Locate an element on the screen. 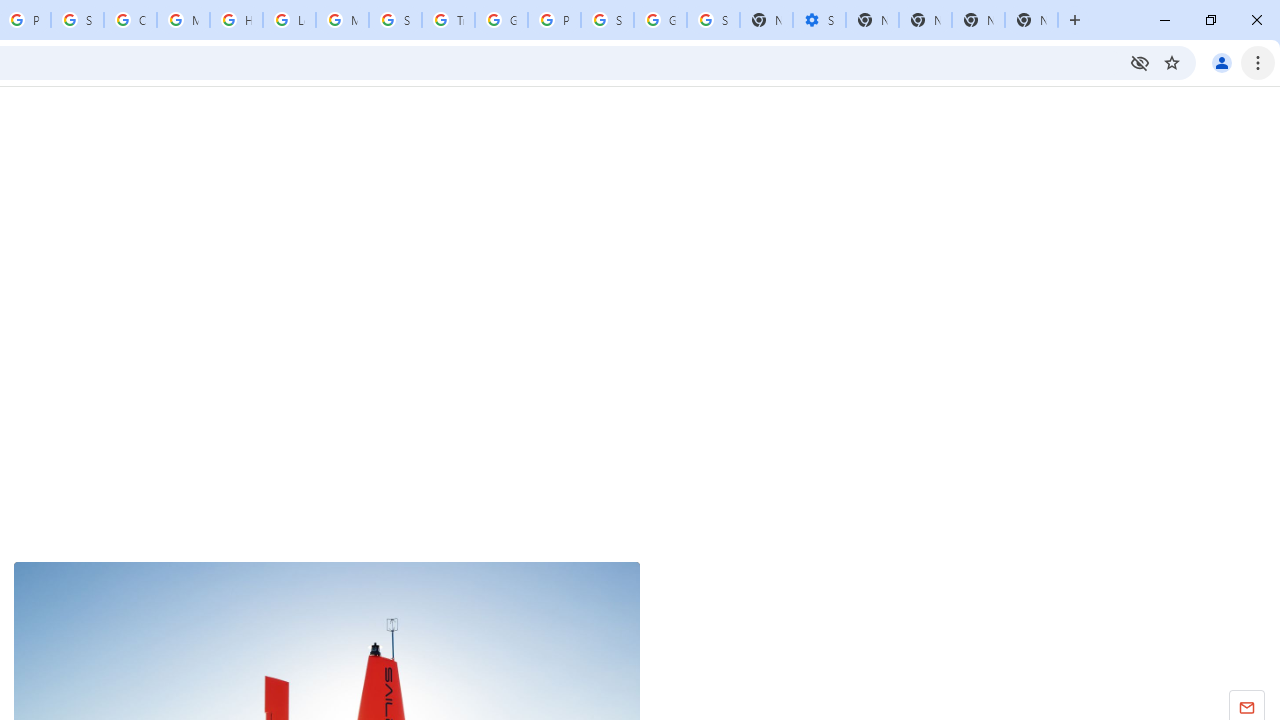 This screenshot has width=1280, height=720. 'Google Ads - Sign in' is located at coordinates (501, 20).